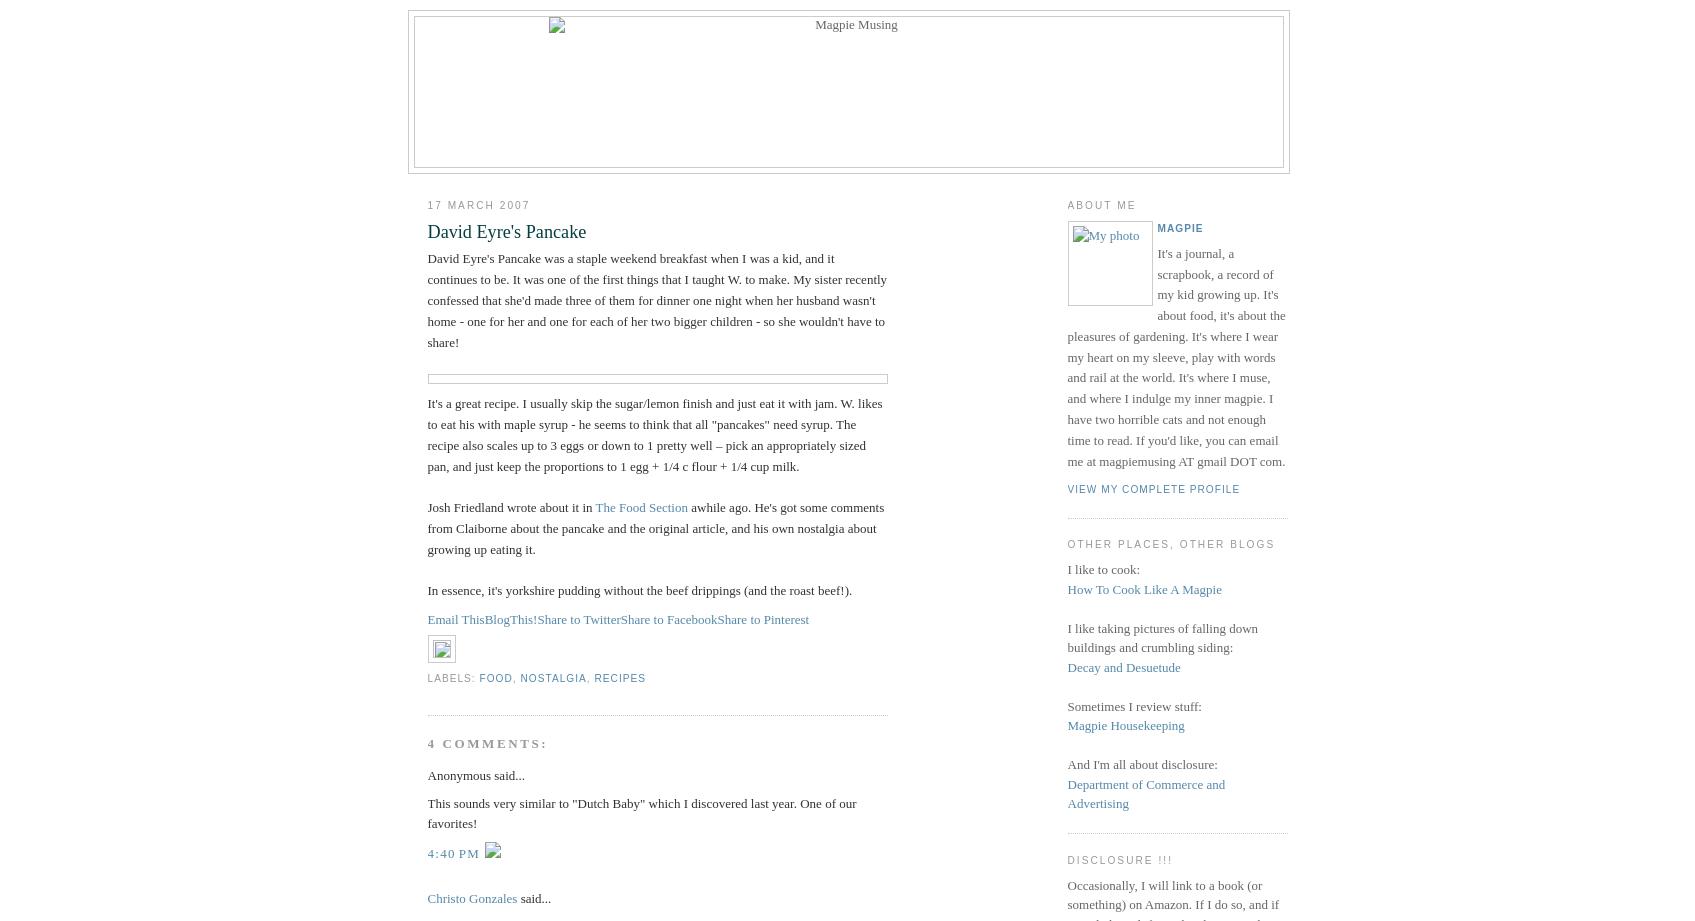 Image resolution: width=1695 pixels, height=921 pixels. Describe the element at coordinates (1180, 226) in the screenshot. I see `'Magpie'` at that location.